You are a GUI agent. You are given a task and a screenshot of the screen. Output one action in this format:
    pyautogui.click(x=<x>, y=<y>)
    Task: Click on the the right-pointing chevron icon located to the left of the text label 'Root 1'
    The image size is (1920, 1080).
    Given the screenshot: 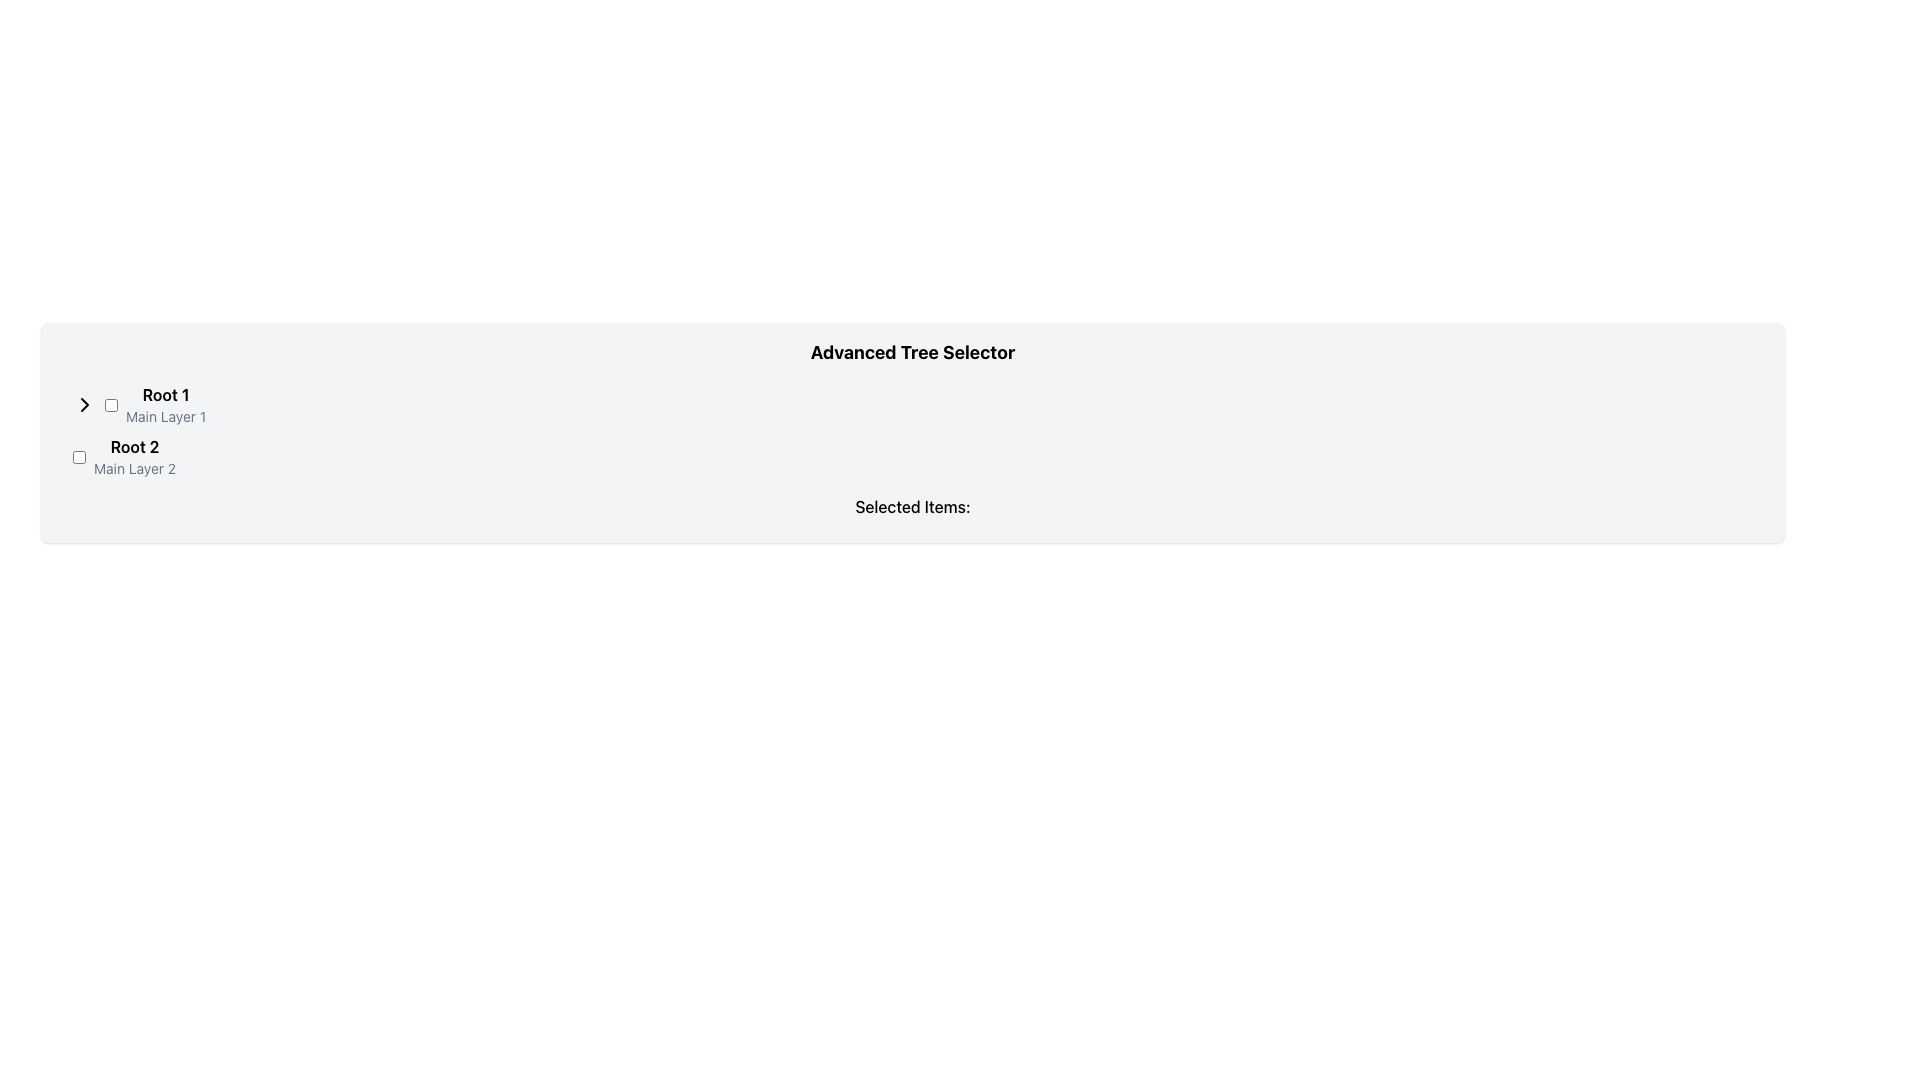 What is the action you would take?
    pyautogui.click(x=84, y=405)
    